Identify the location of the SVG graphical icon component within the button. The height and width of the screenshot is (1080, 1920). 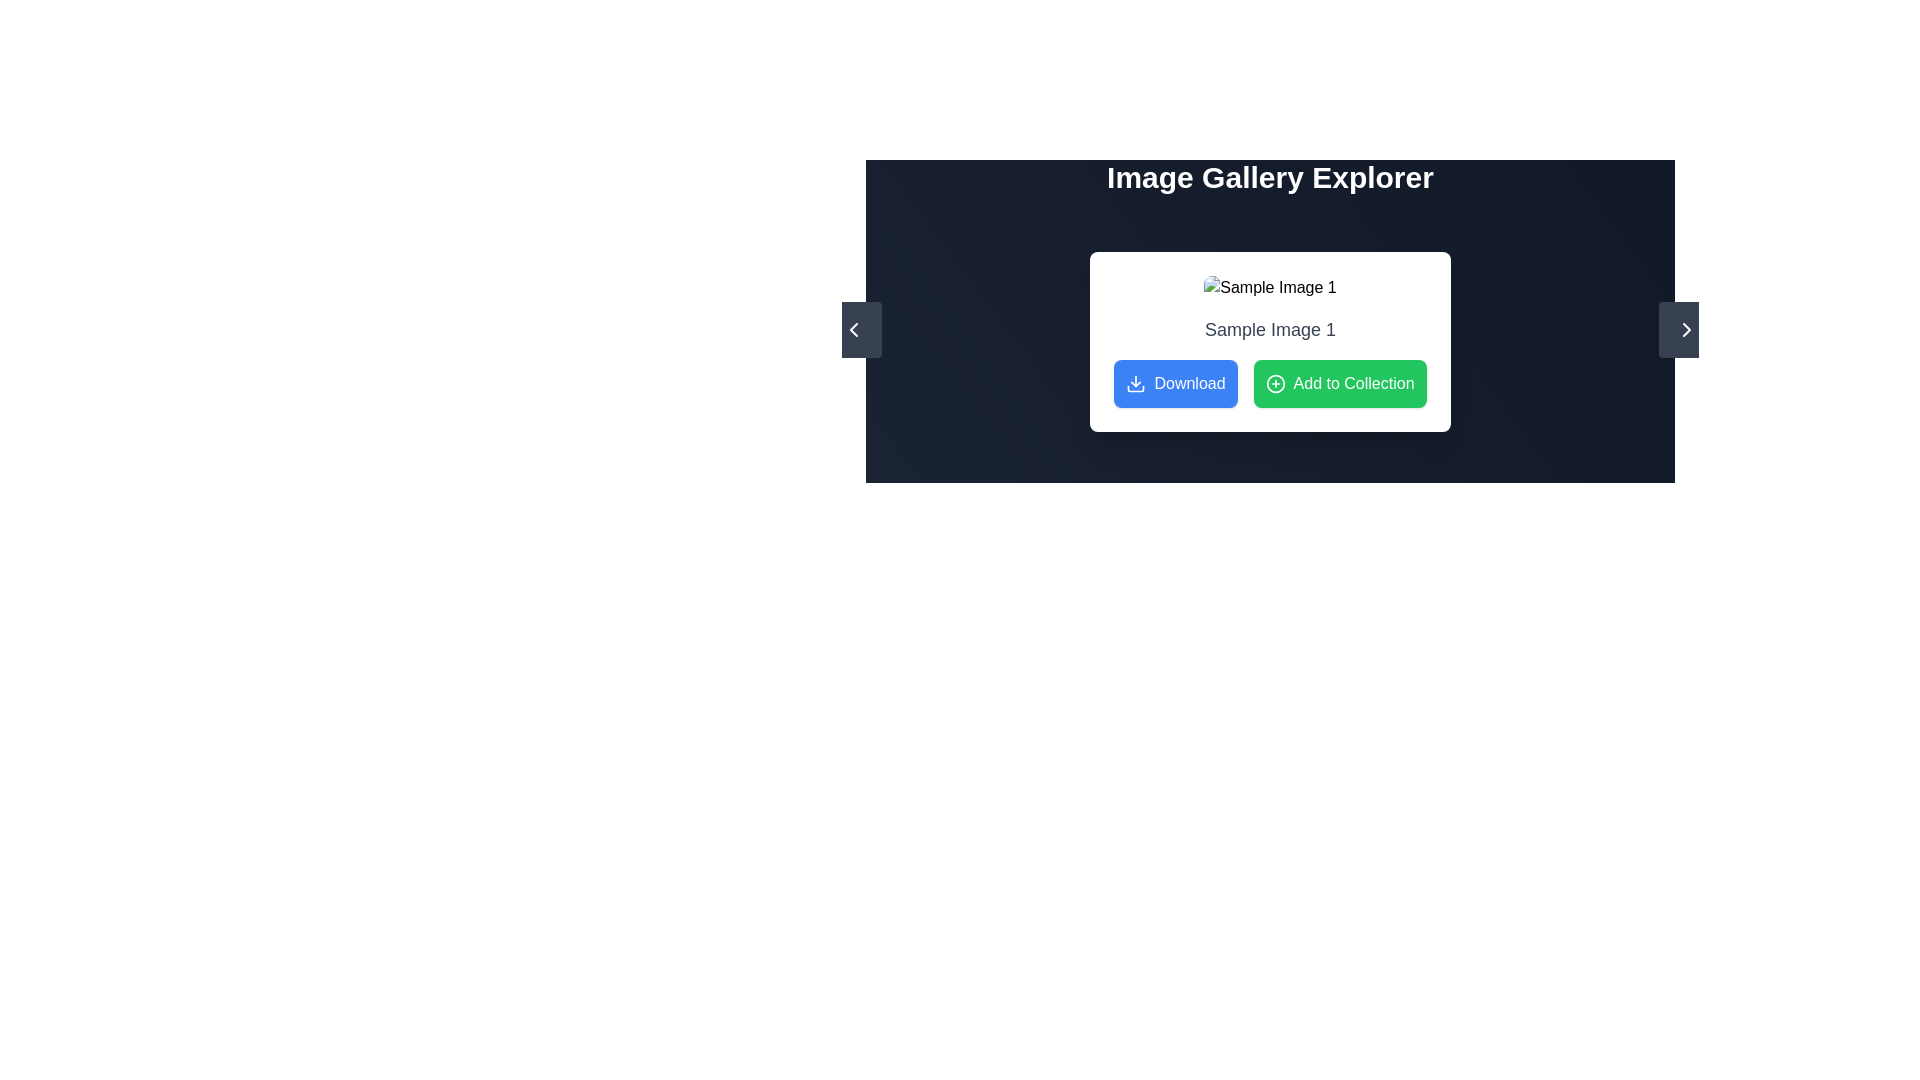
(854, 329).